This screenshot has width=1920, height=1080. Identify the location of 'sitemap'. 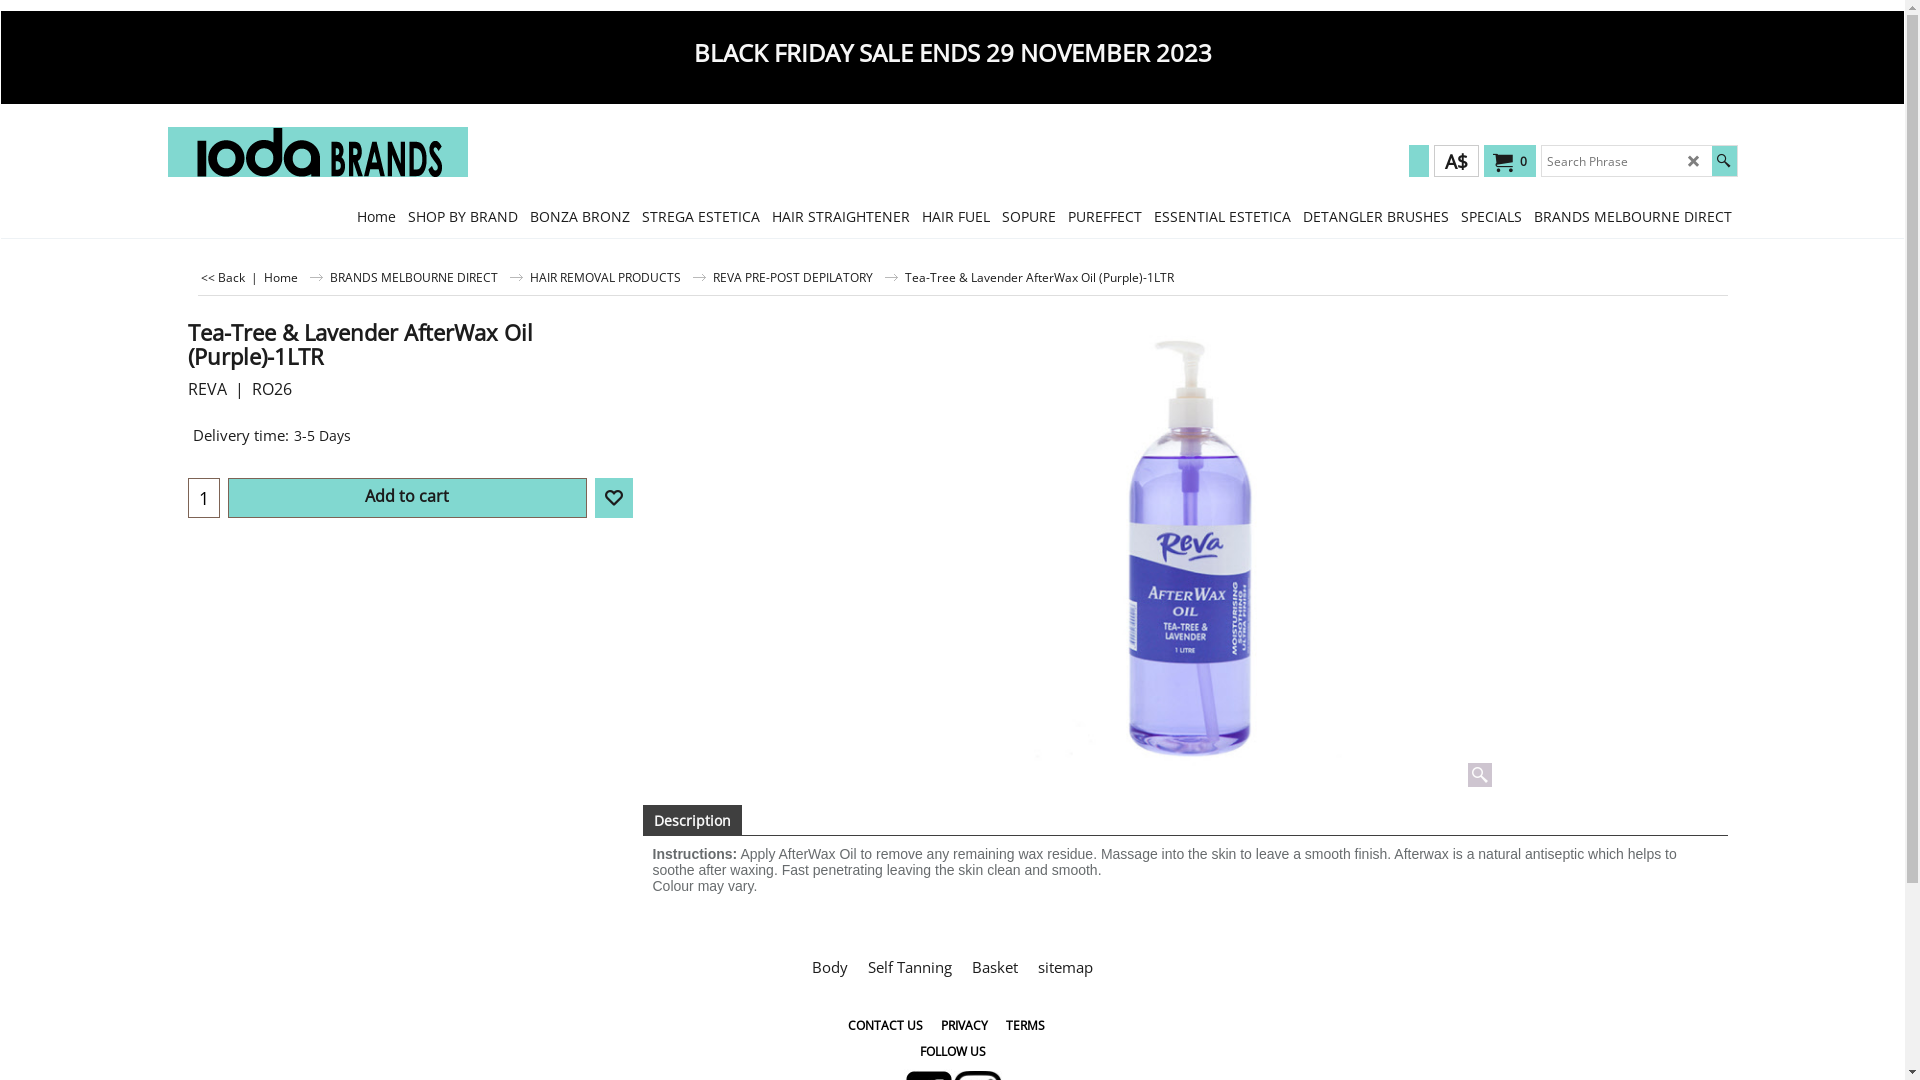
(1064, 966).